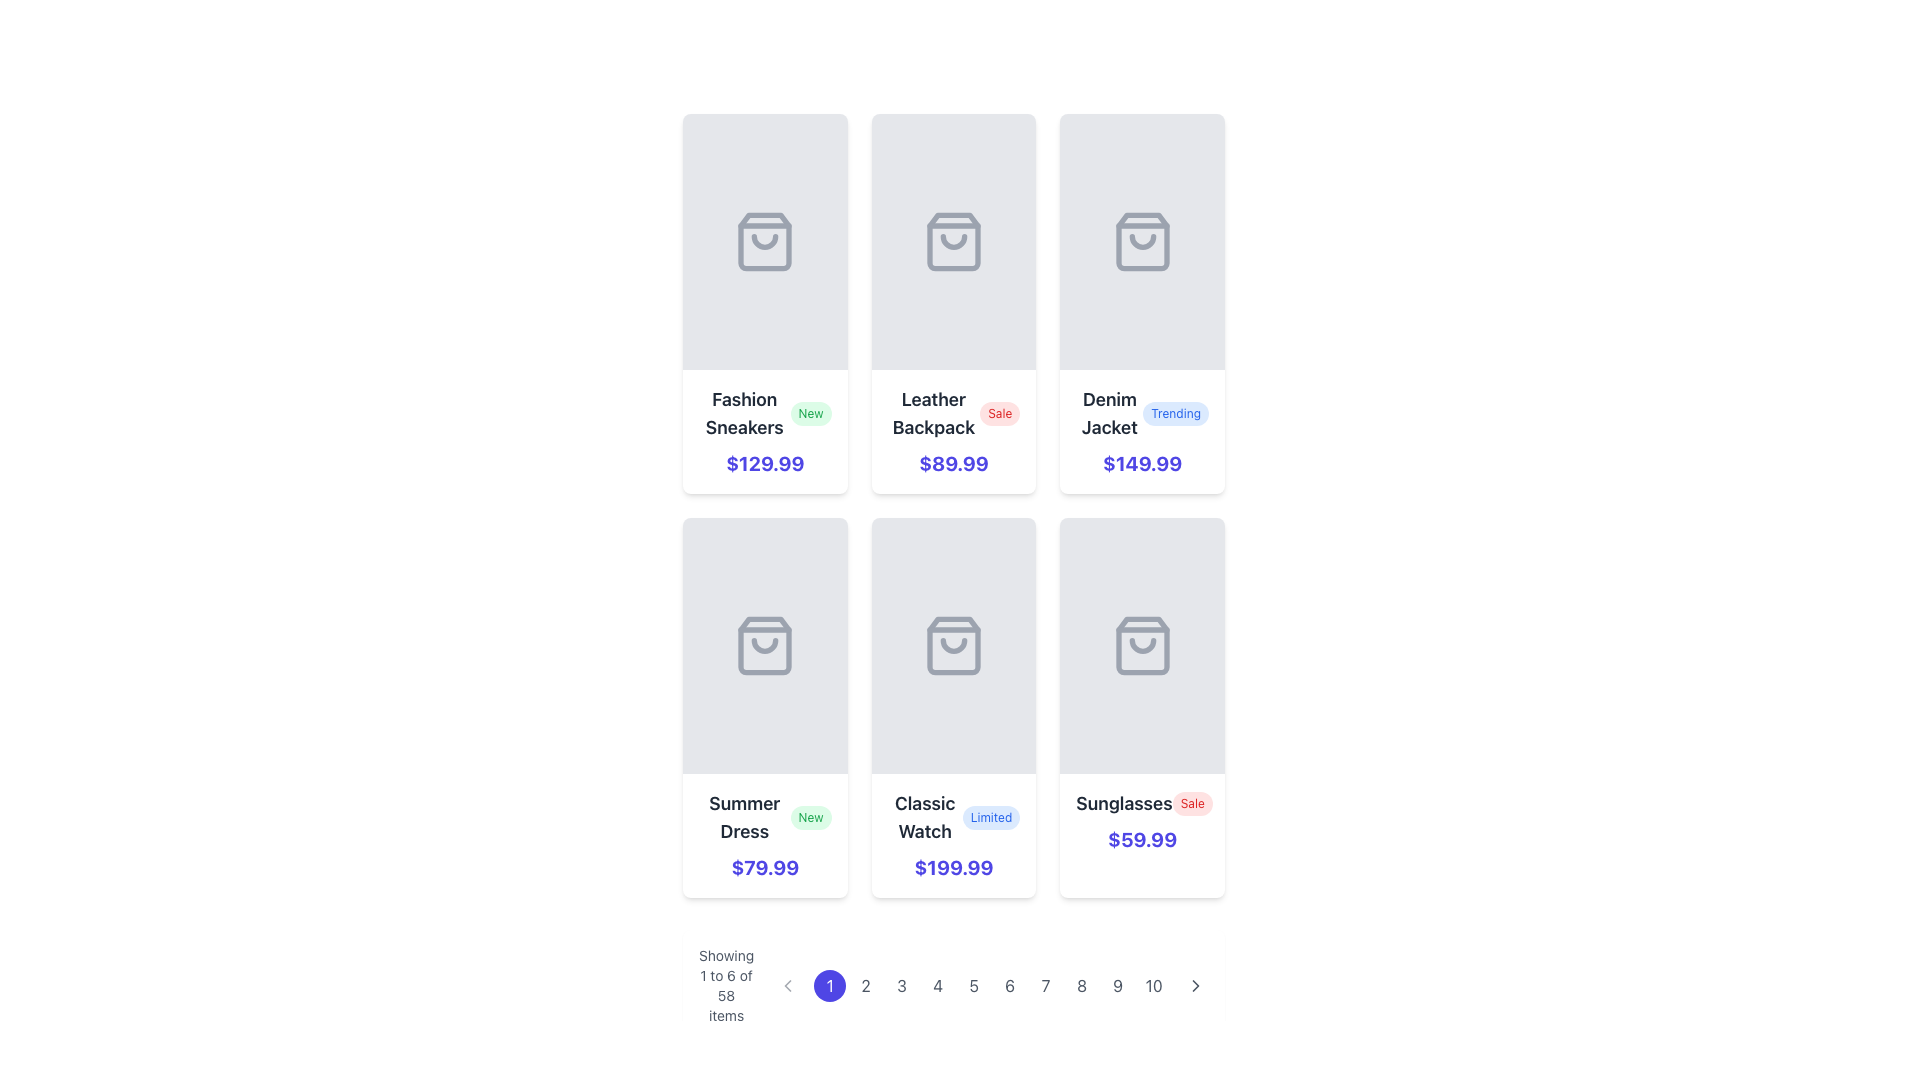 Image resolution: width=1920 pixels, height=1080 pixels. Describe the element at coordinates (1142, 840) in the screenshot. I see `price displayed in the text label located below the 'Sunglasses' description text, centrally aligned within the bottom section of the 'Sunglasses' product card` at that location.